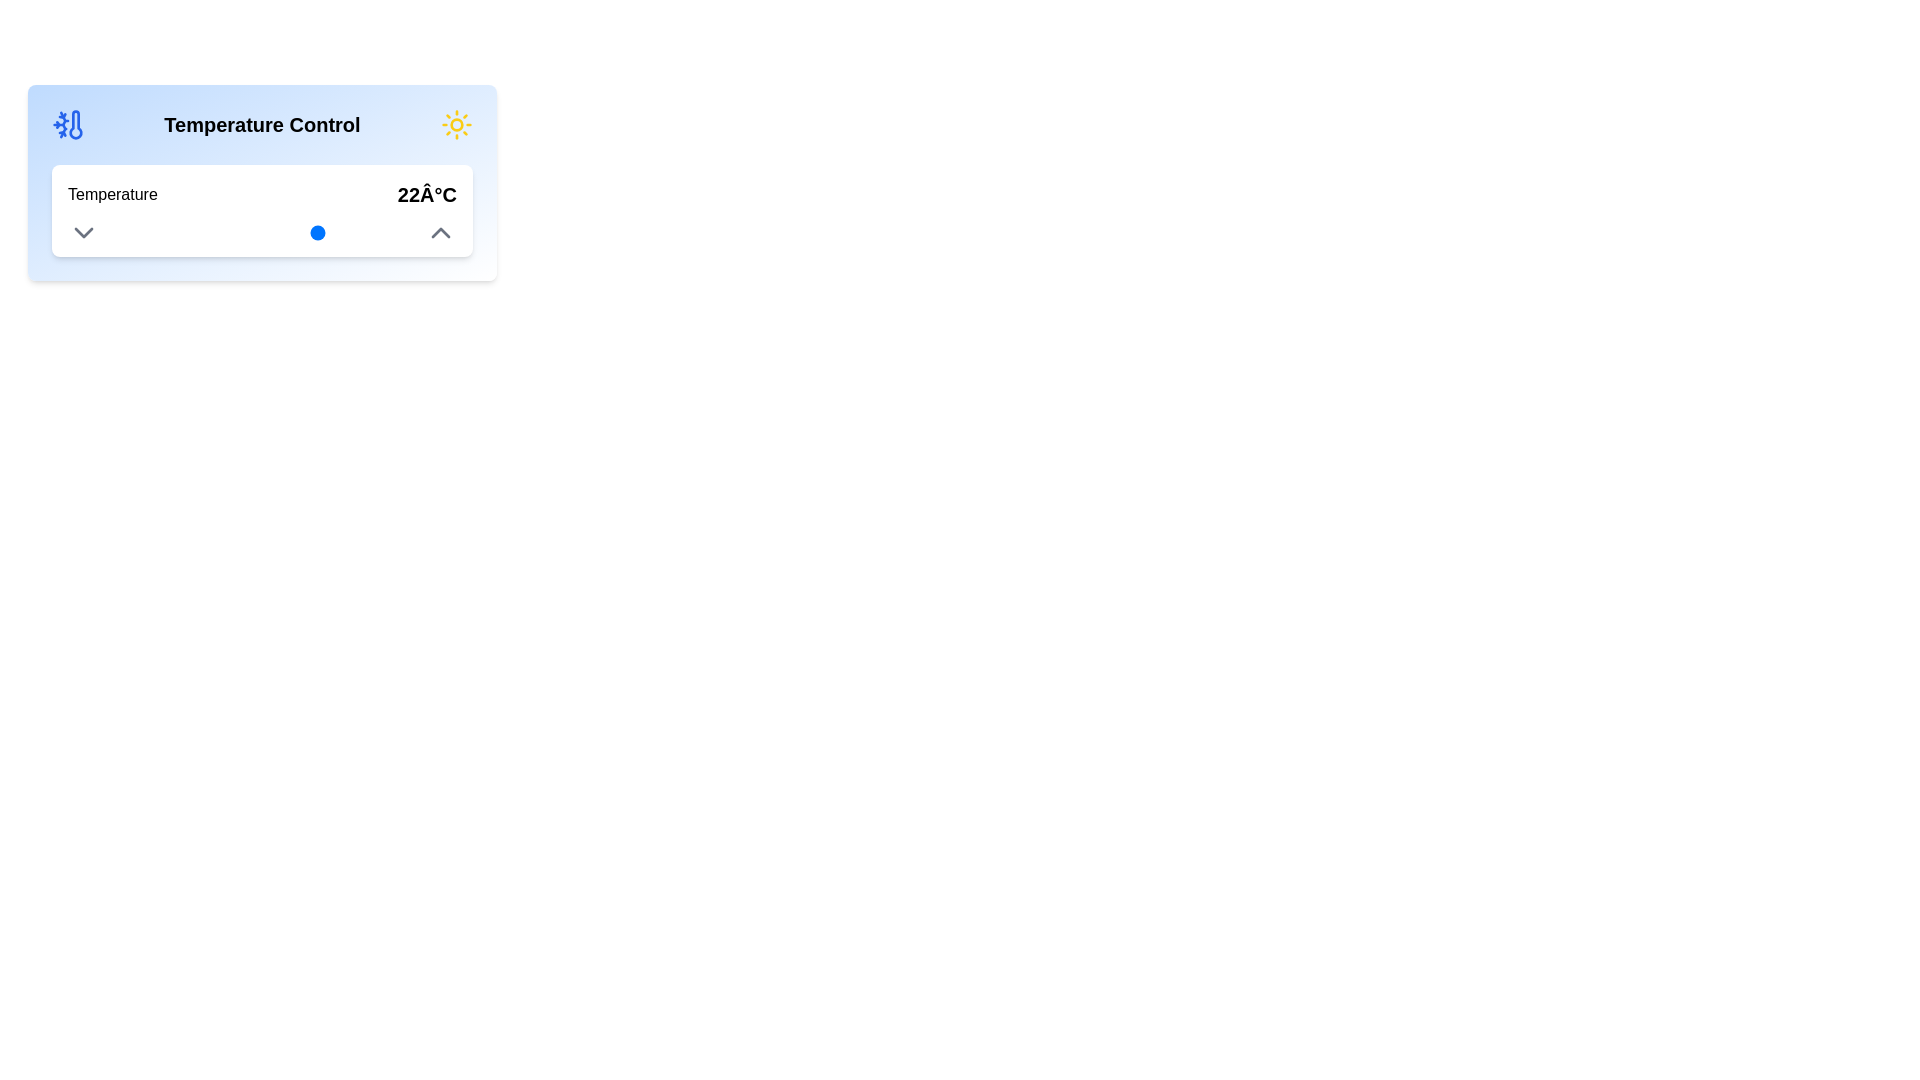 This screenshot has width=1920, height=1080. I want to click on the text label displaying '22Â°C', which is bold and large, indicating the current temperature, positioned to the right of the 'Temperature' label, so click(426, 195).